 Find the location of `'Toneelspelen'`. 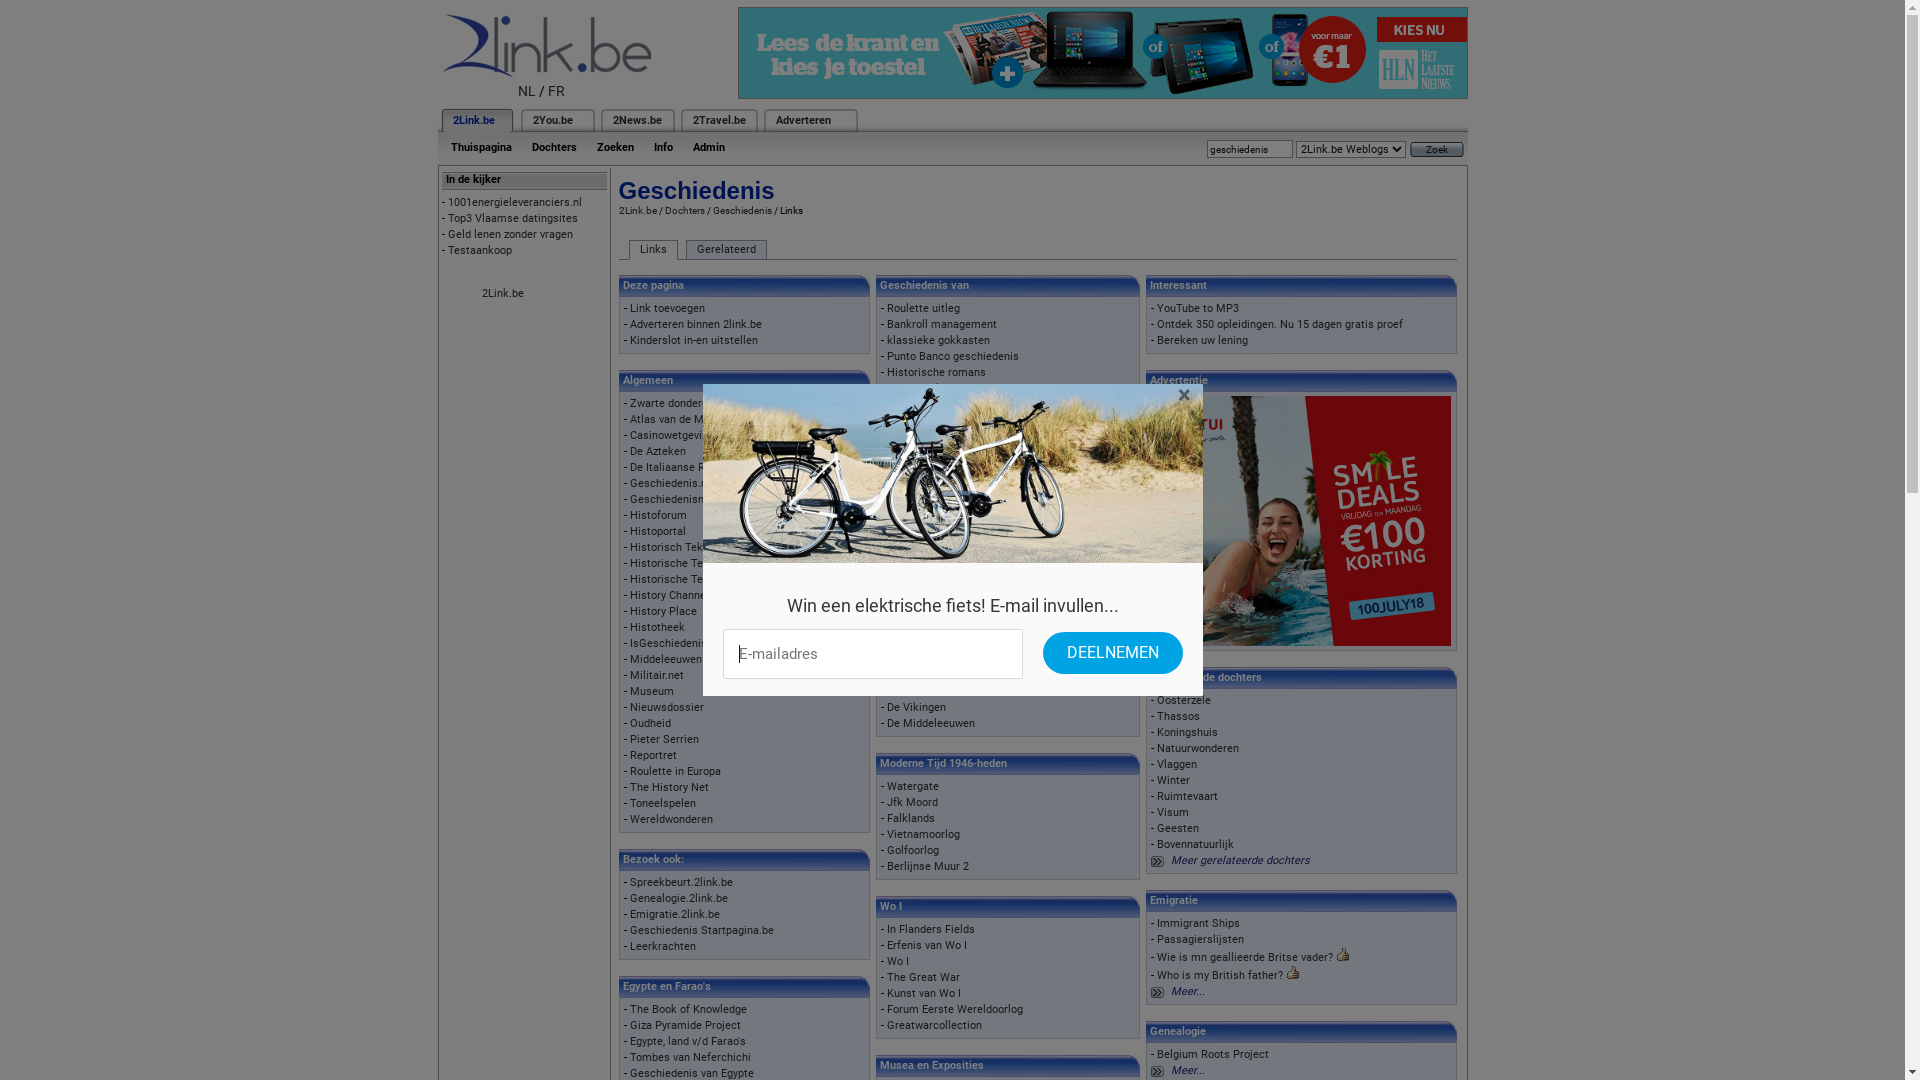

'Toneelspelen' is located at coordinates (662, 802).